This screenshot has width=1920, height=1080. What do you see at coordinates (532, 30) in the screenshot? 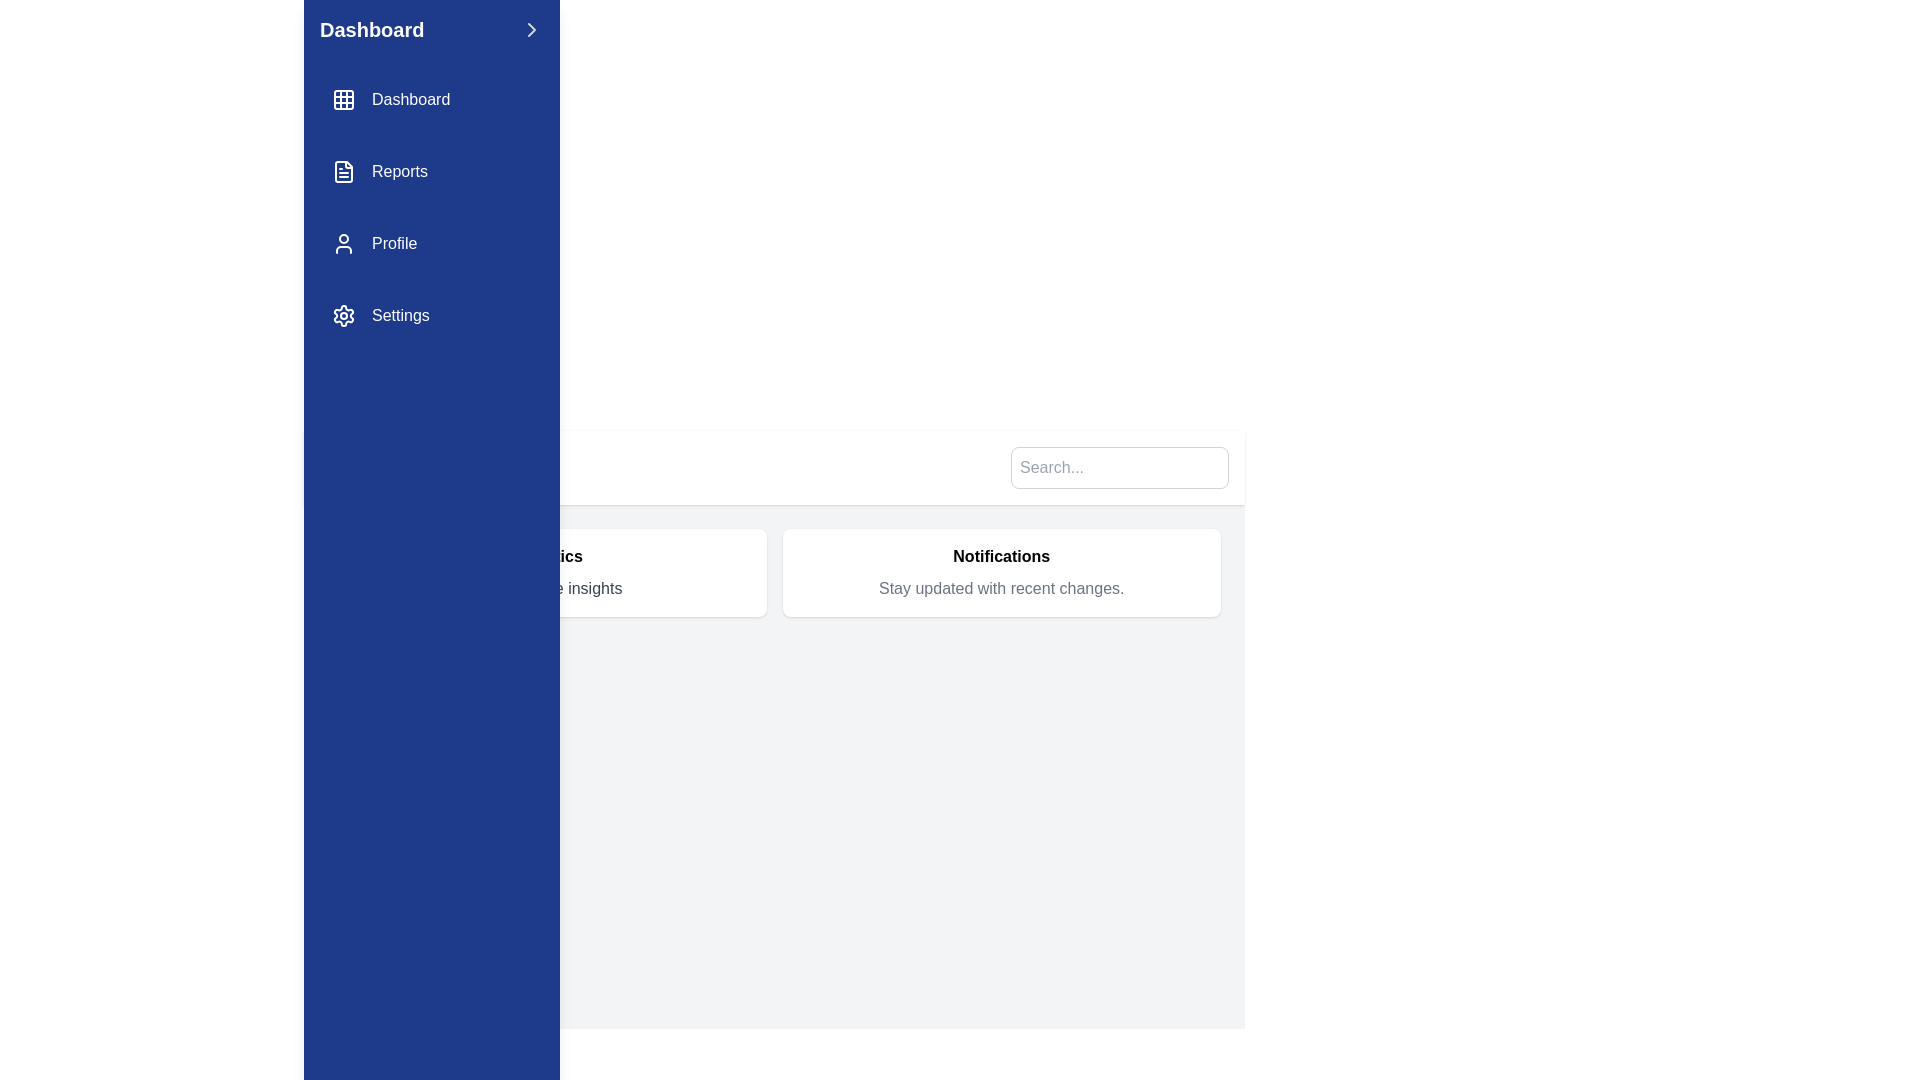
I see `the chevron-shaped icon button on the right end of the navigation bar, next to the 'Dashboard' title` at bounding box center [532, 30].